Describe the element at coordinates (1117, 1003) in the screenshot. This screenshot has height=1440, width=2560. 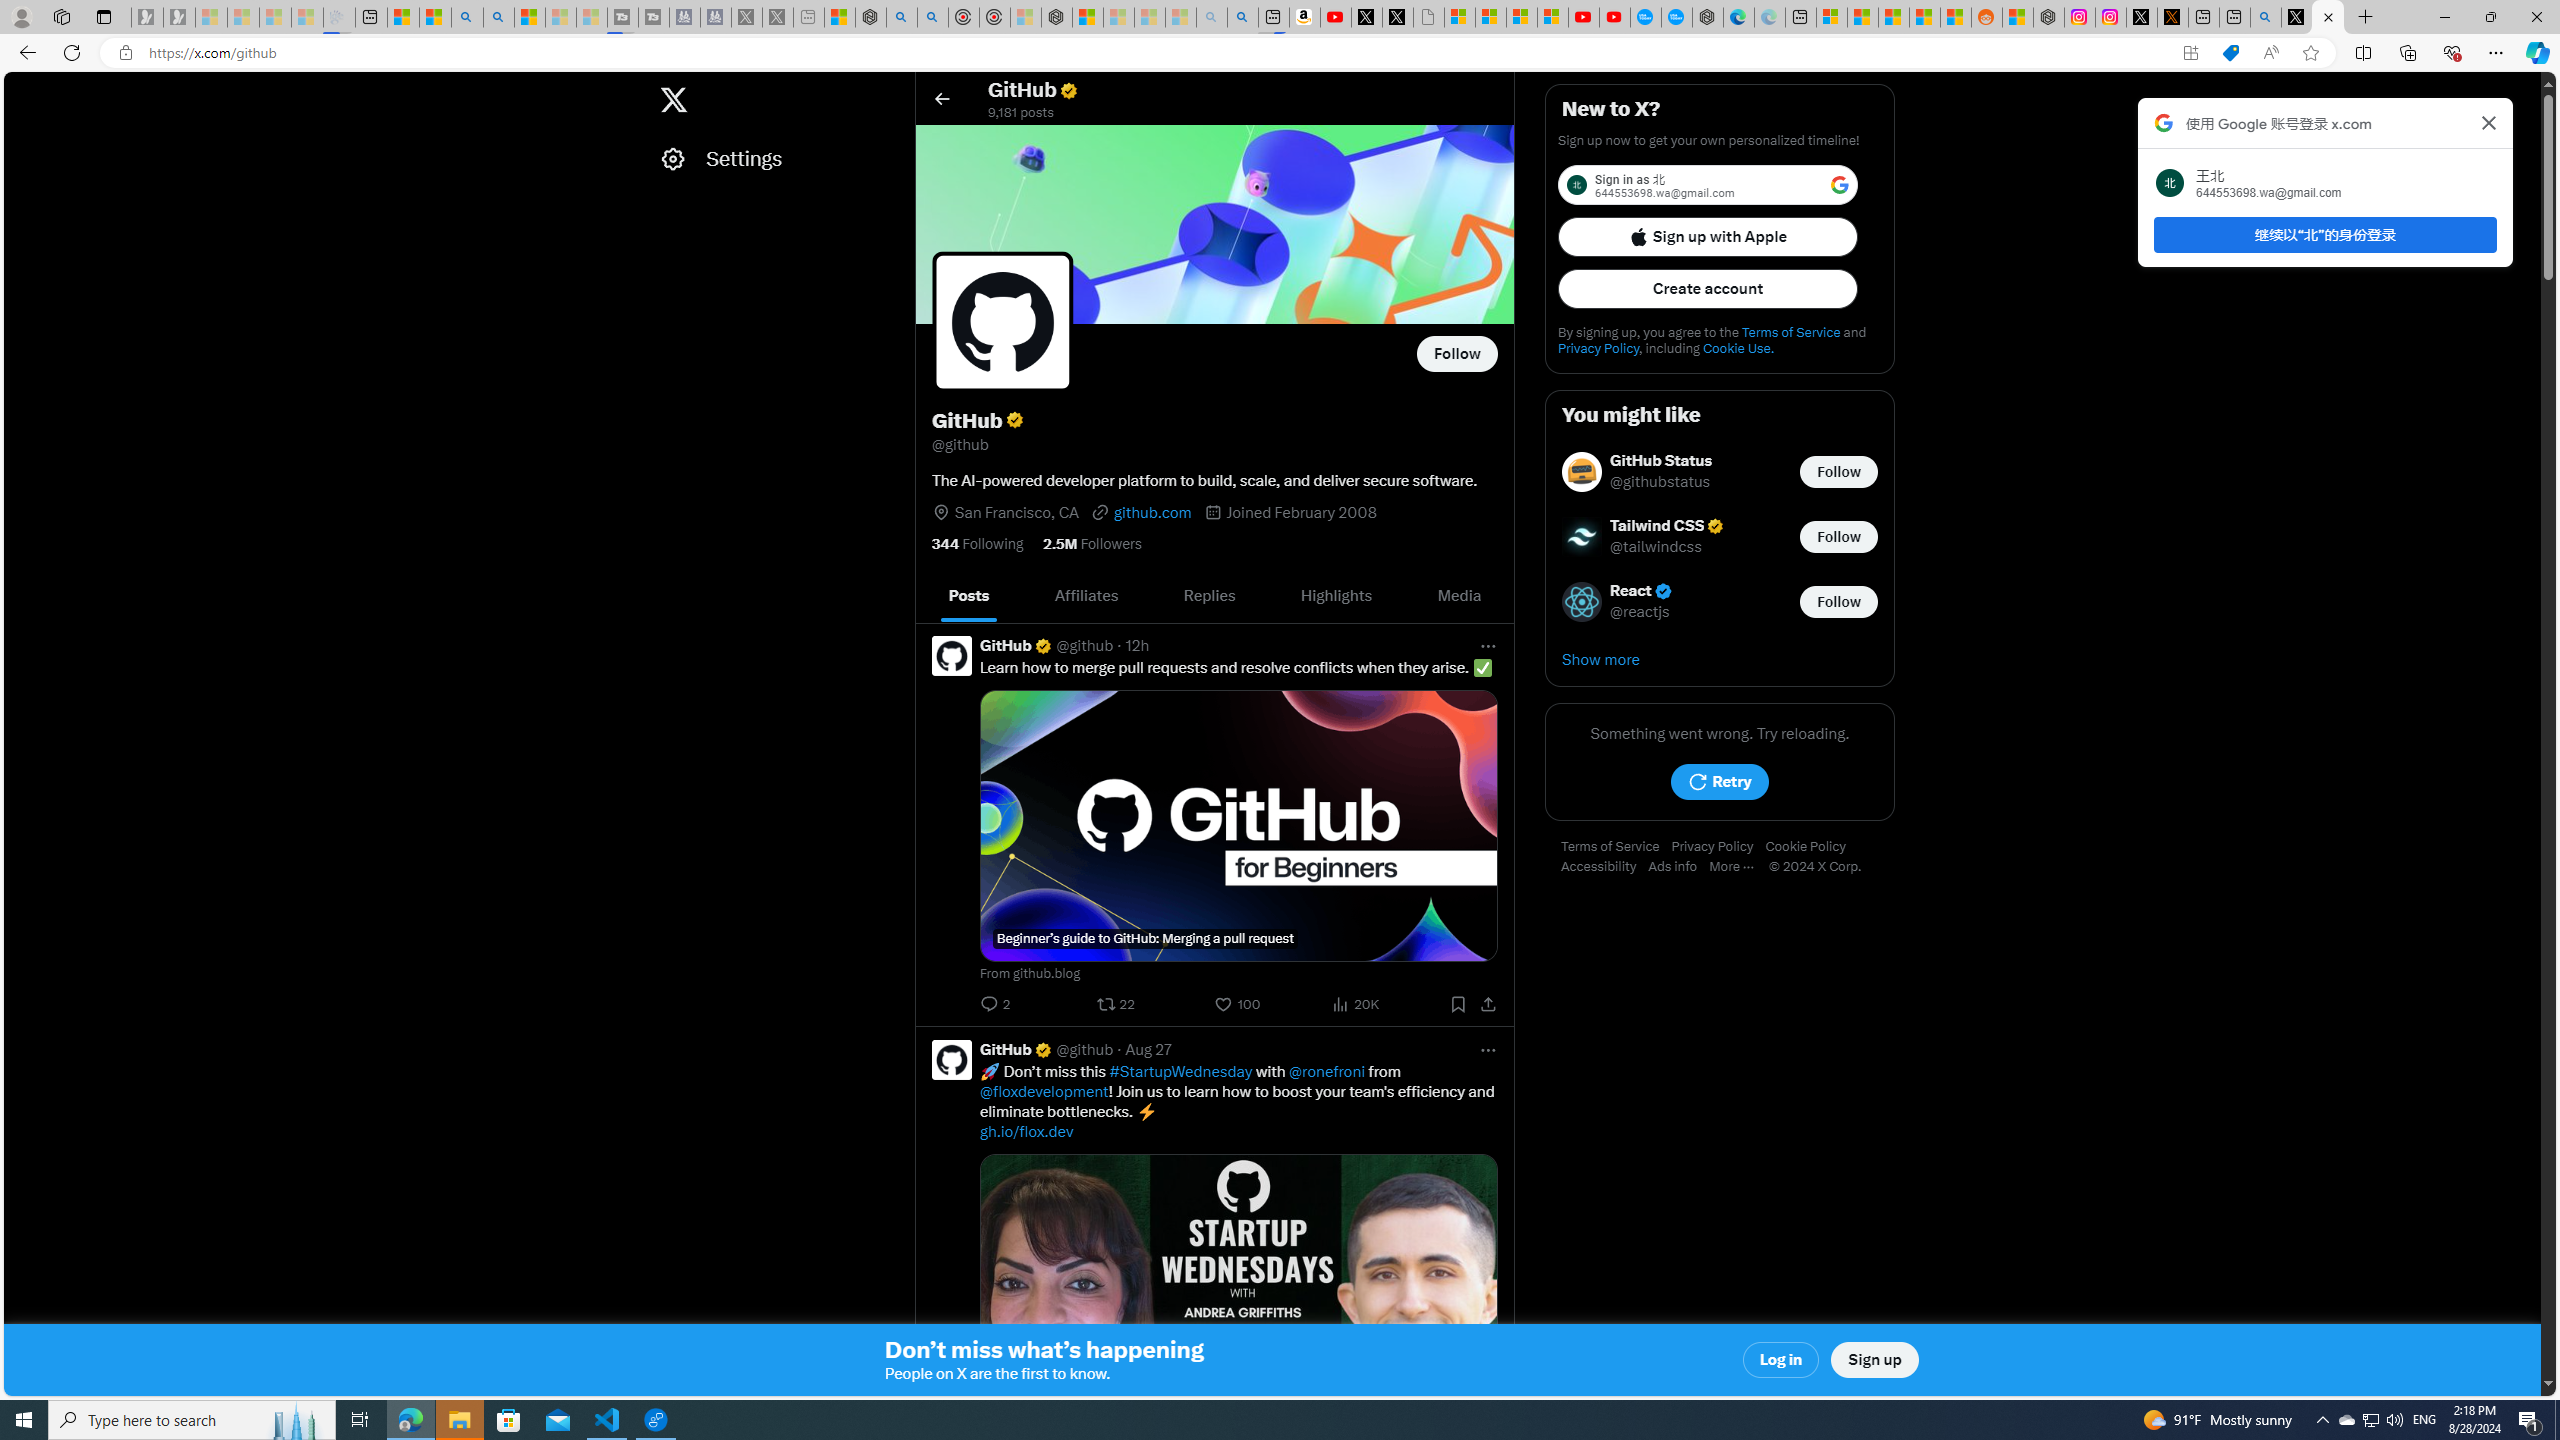
I see `'22 reposts. Repost'` at that location.